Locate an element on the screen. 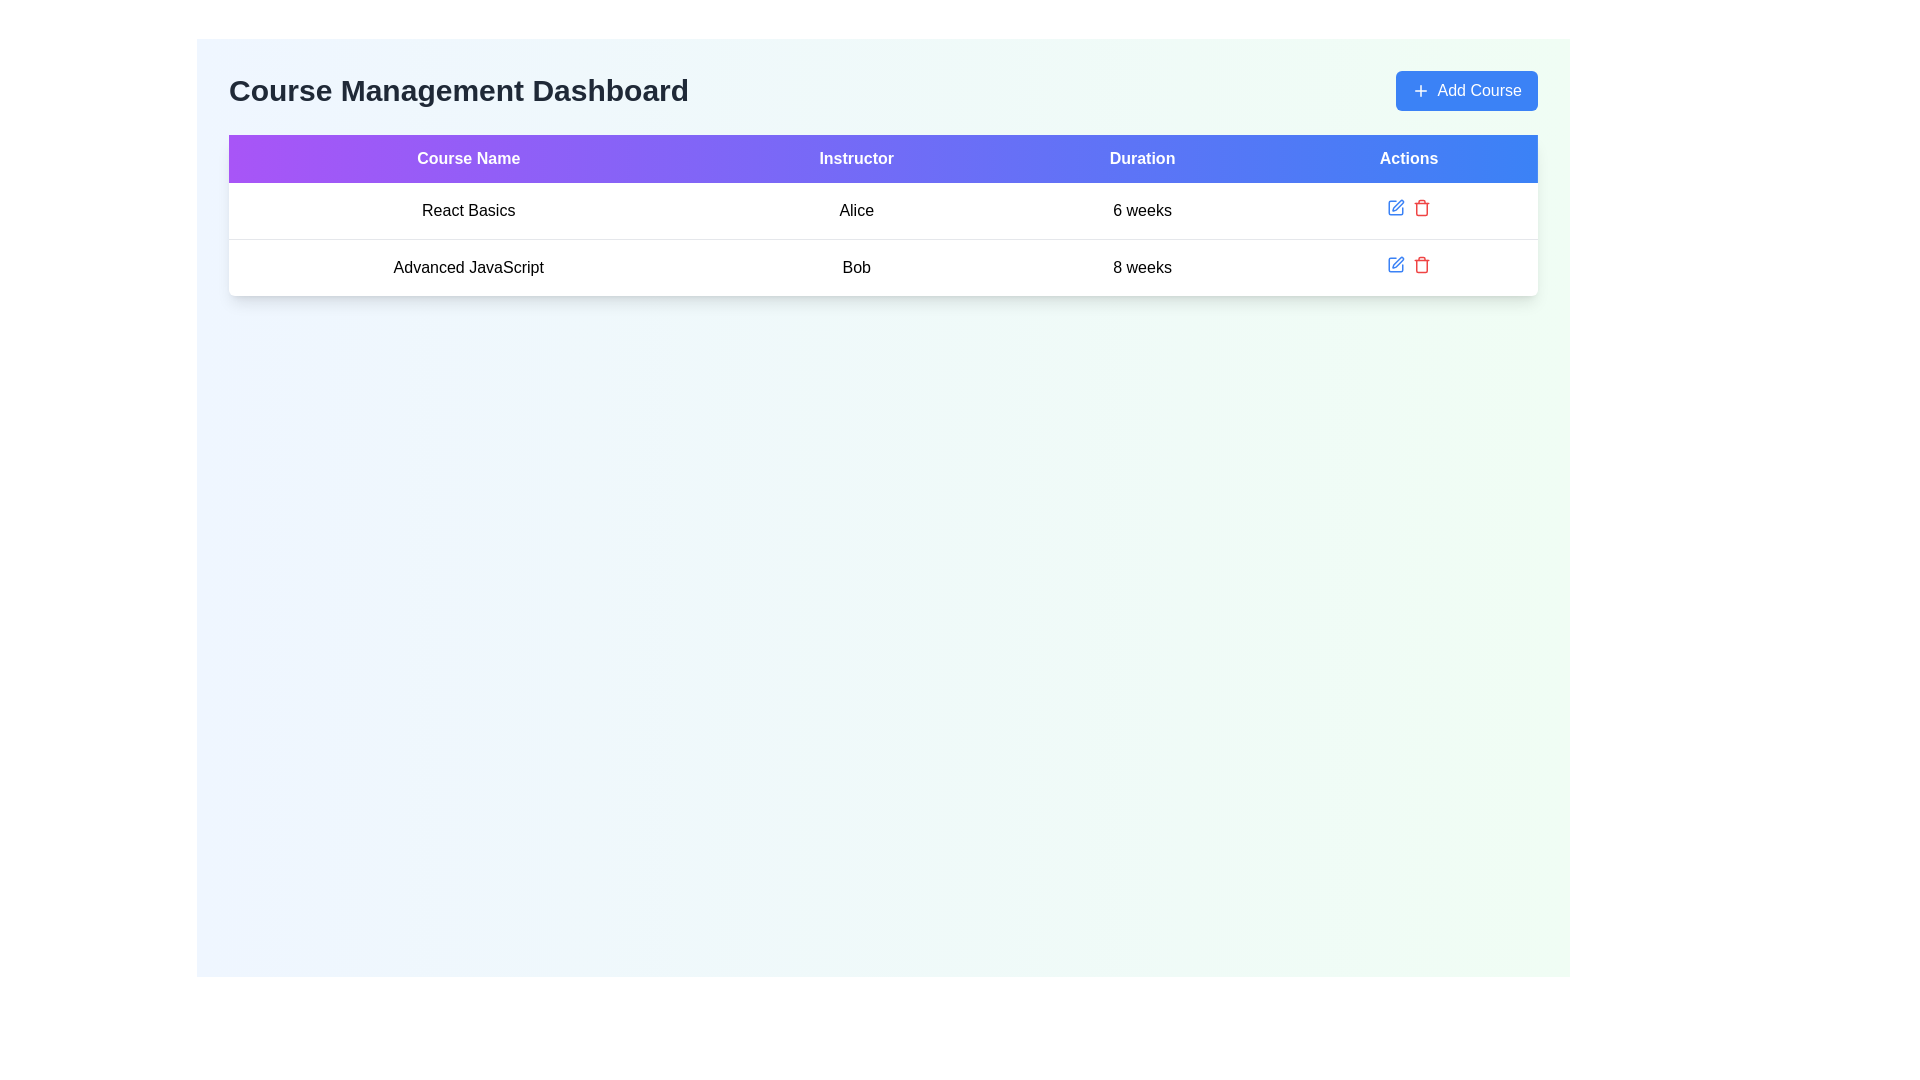 This screenshot has height=1080, width=1920. the edit icon for the 'Advanced JavaScript' course located in the 'Actions' column of the table is located at coordinates (1395, 264).